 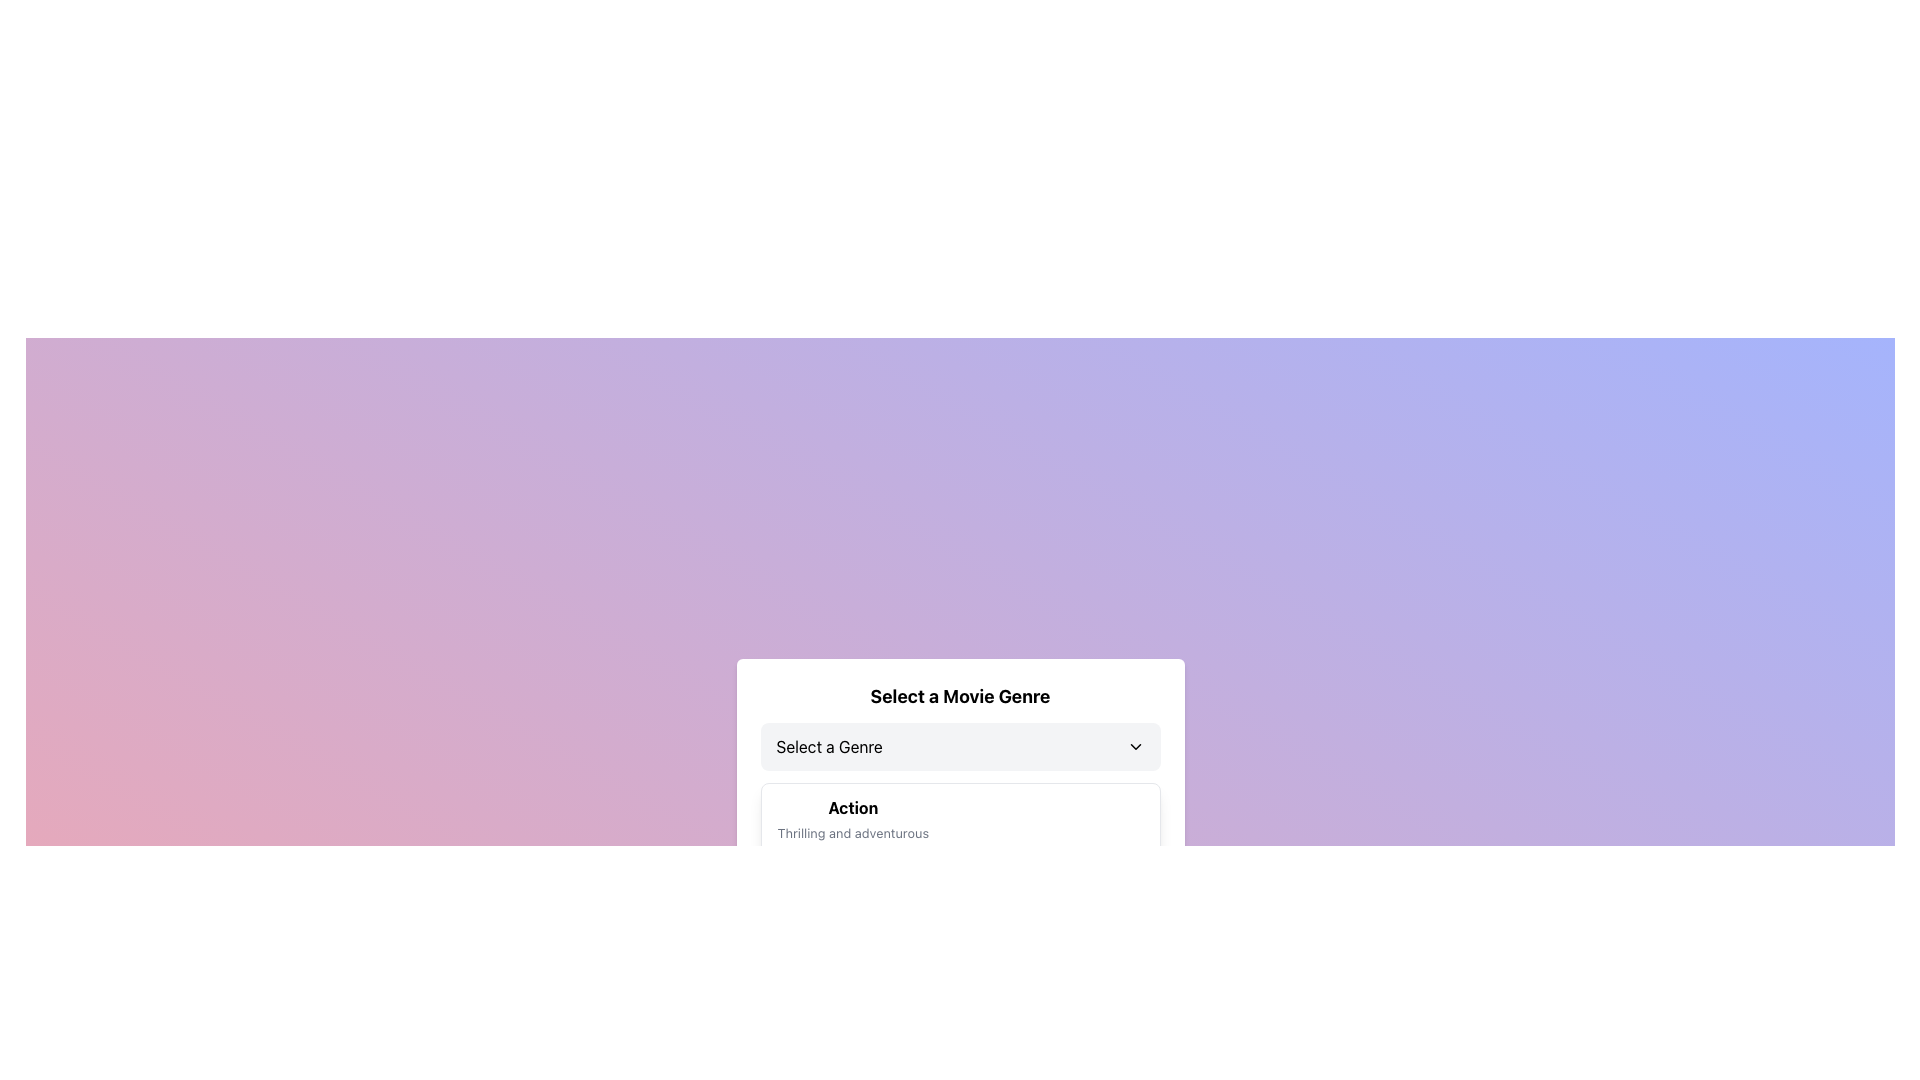 What do you see at coordinates (853, 820) in the screenshot?
I see `the list item containing the text 'Action' and 'Thrilling and adventurous' using keyboard navigation to focus on it` at bounding box center [853, 820].